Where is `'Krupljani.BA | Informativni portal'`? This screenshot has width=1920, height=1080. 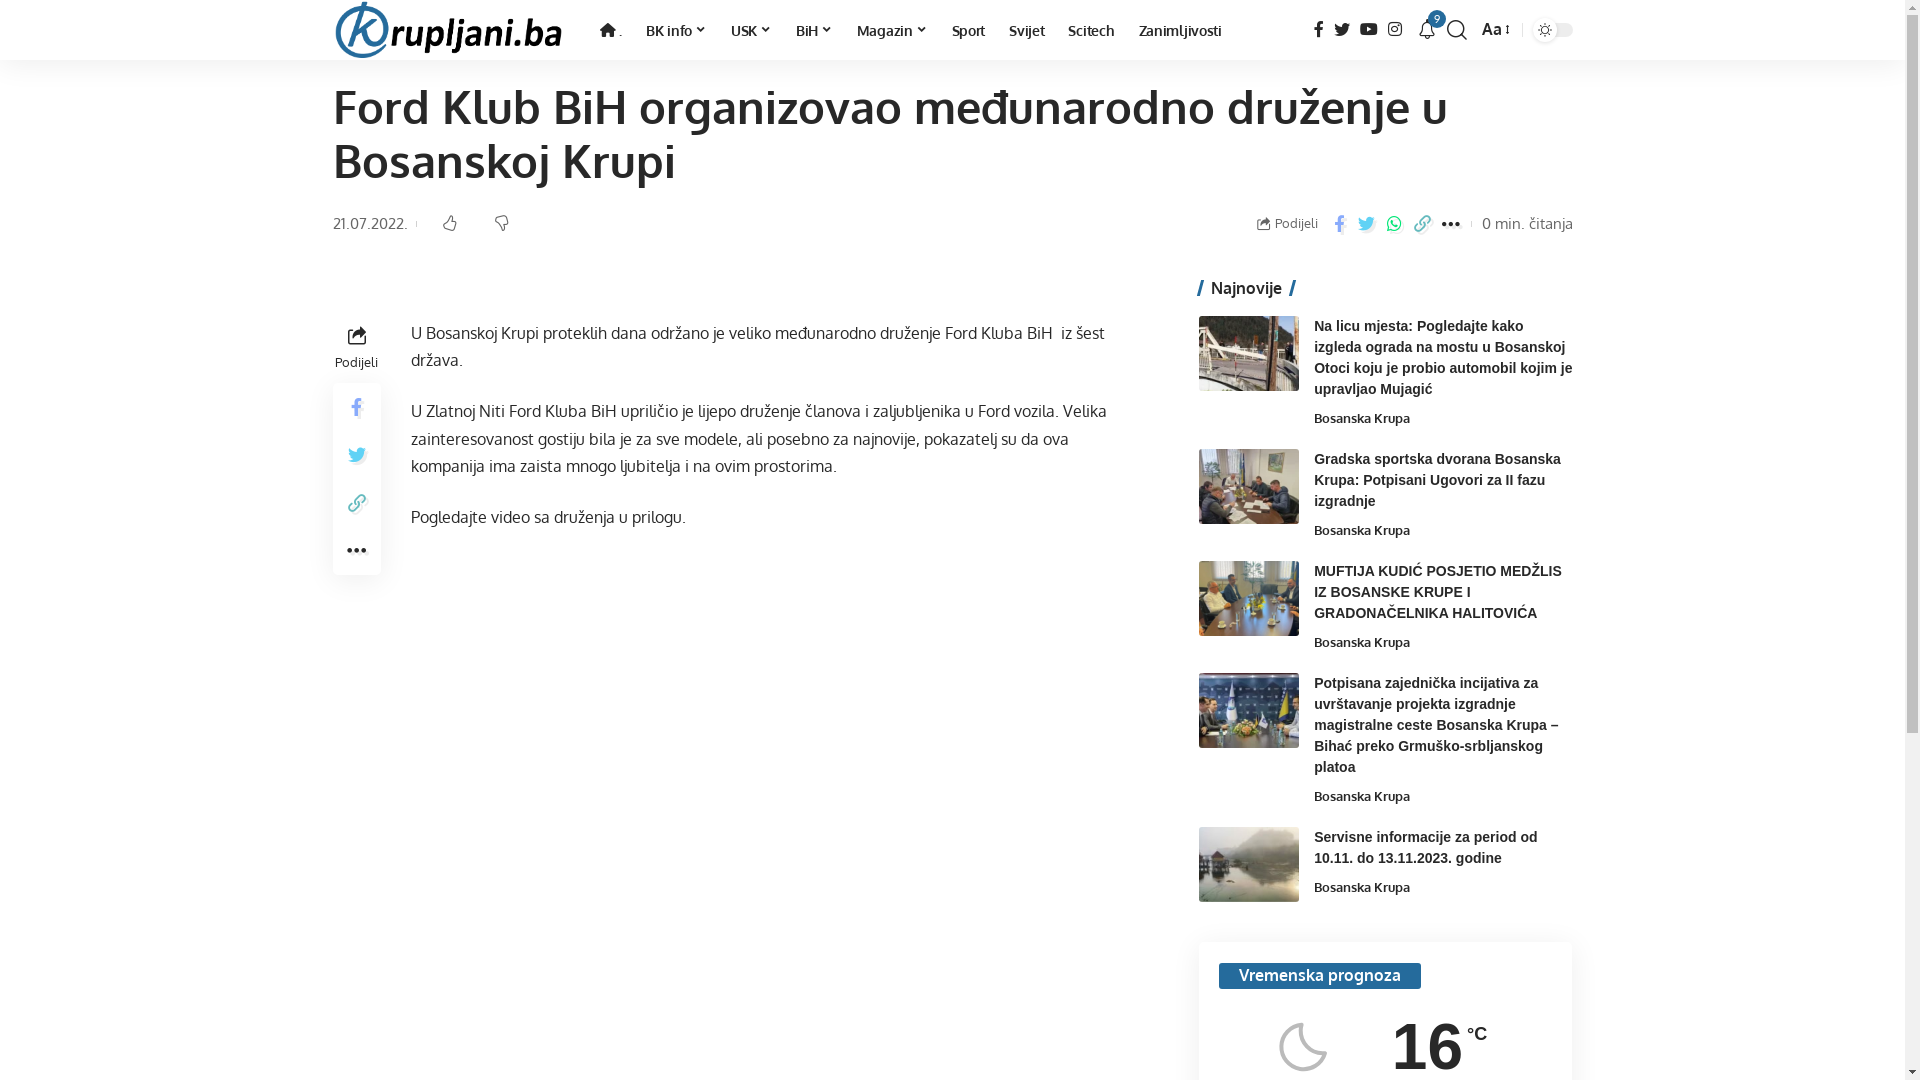
'Krupljani.BA | Informativni portal' is located at coordinates (331, 30).